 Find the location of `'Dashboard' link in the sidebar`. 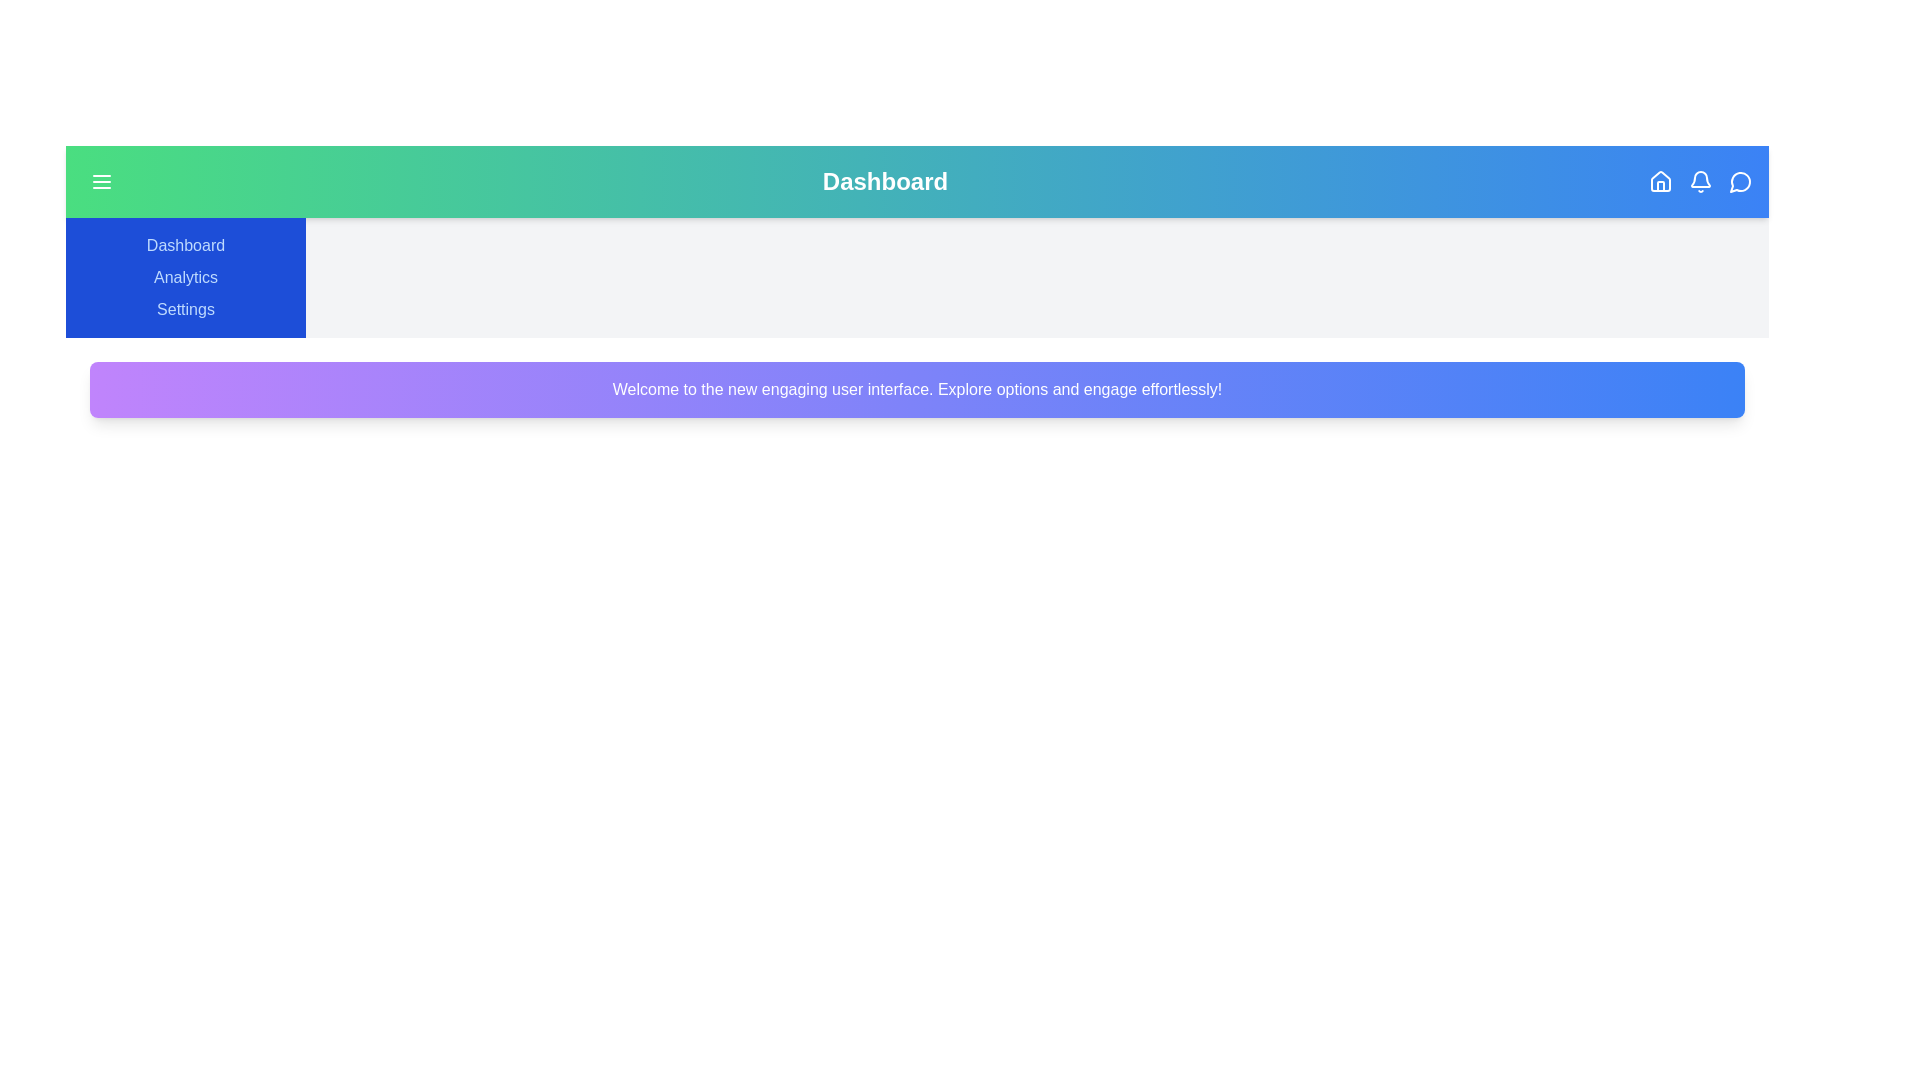

'Dashboard' link in the sidebar is located at coordinates (186, 245).